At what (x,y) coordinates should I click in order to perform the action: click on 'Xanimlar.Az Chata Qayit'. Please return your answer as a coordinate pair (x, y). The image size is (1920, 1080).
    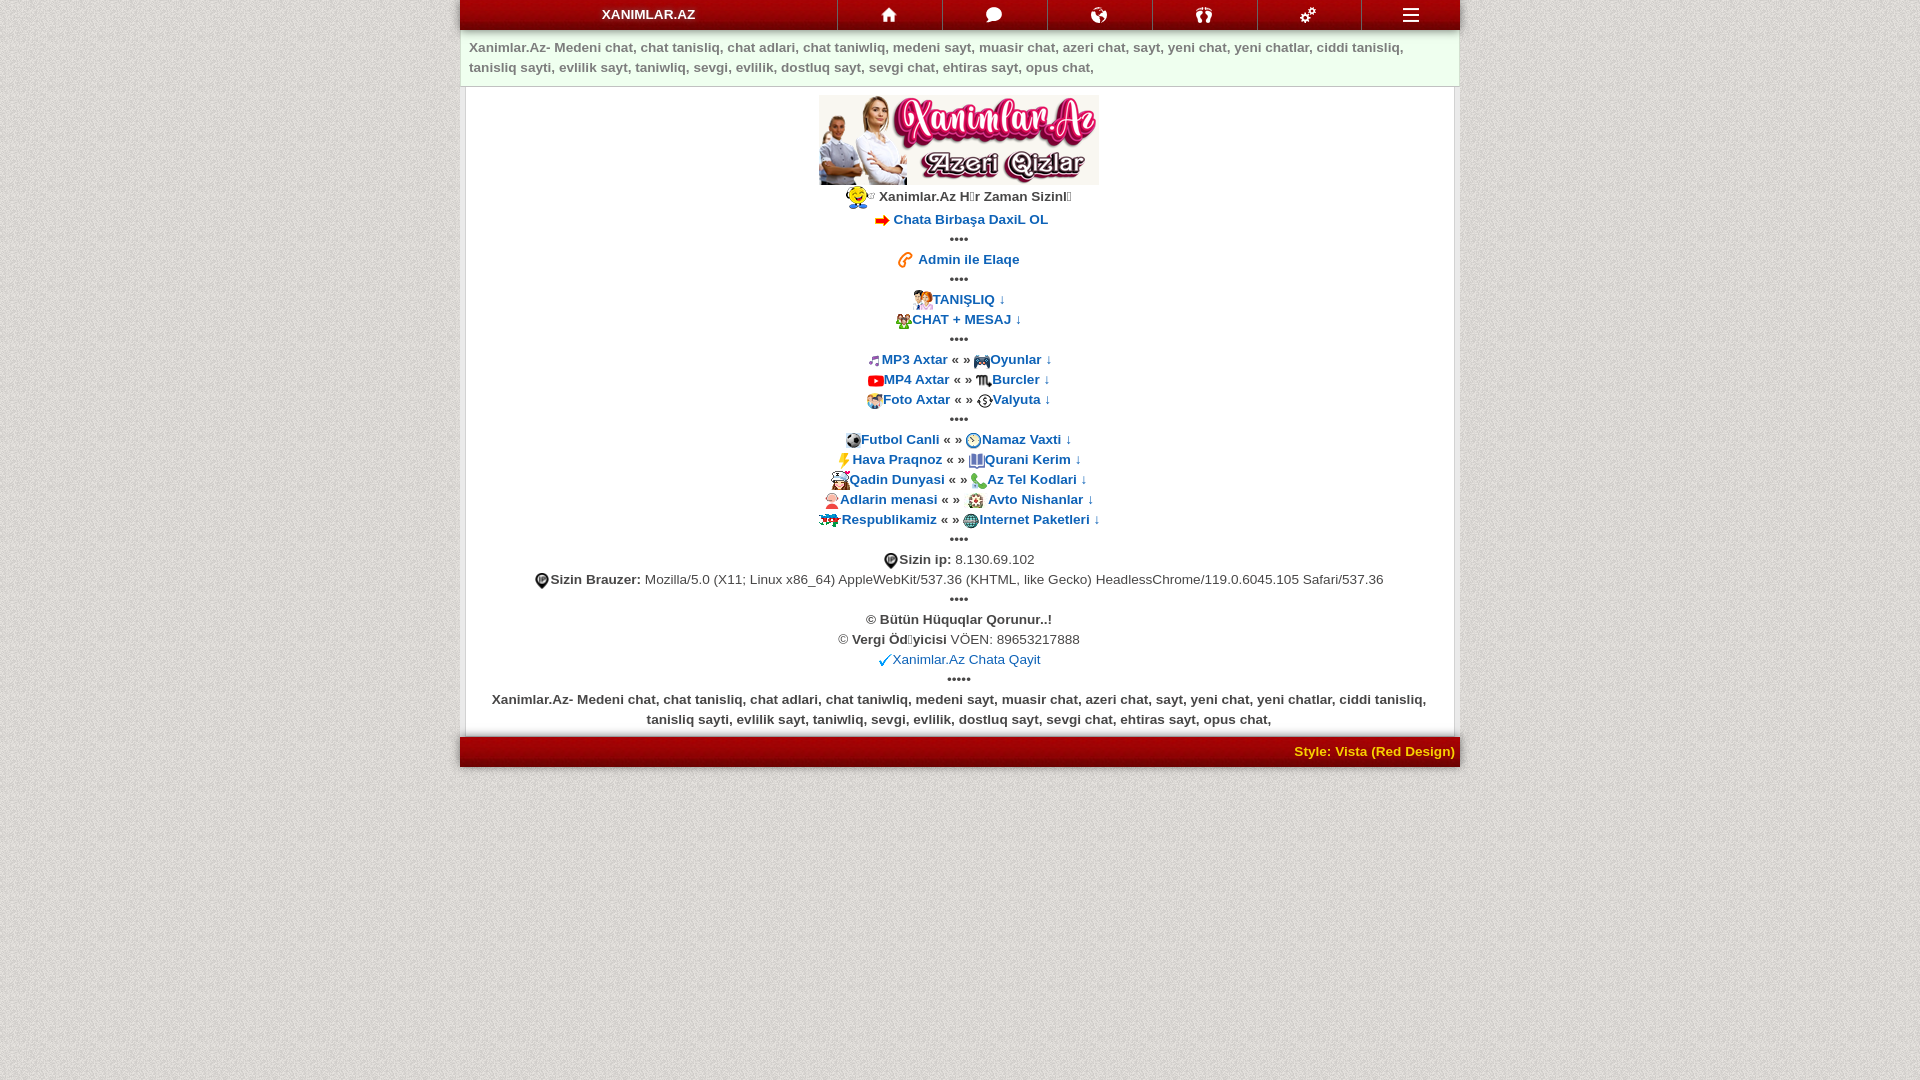
    Looking at the image, I should click on (965, 659).